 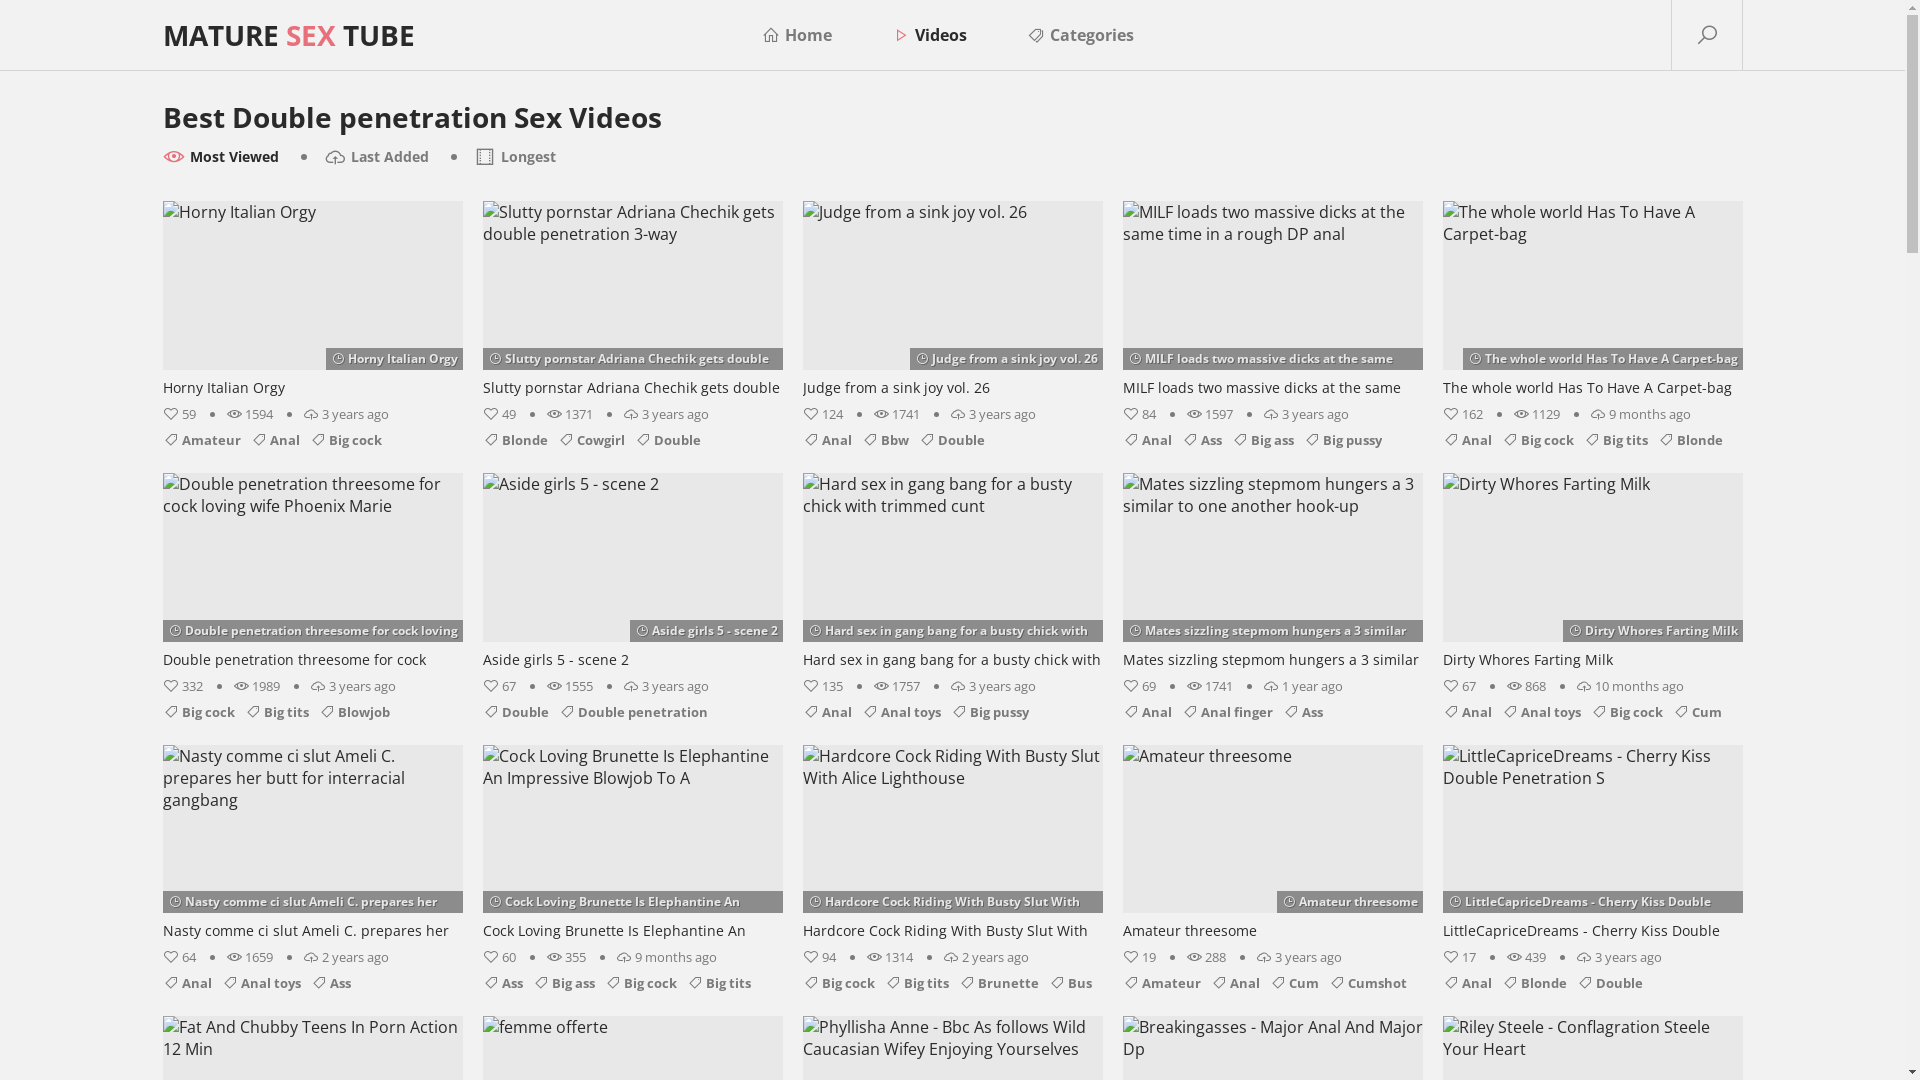 What do you see at coordinates (928, 34) in the screenshot?
I see `'Videos'` at bounding box center [928, 34].